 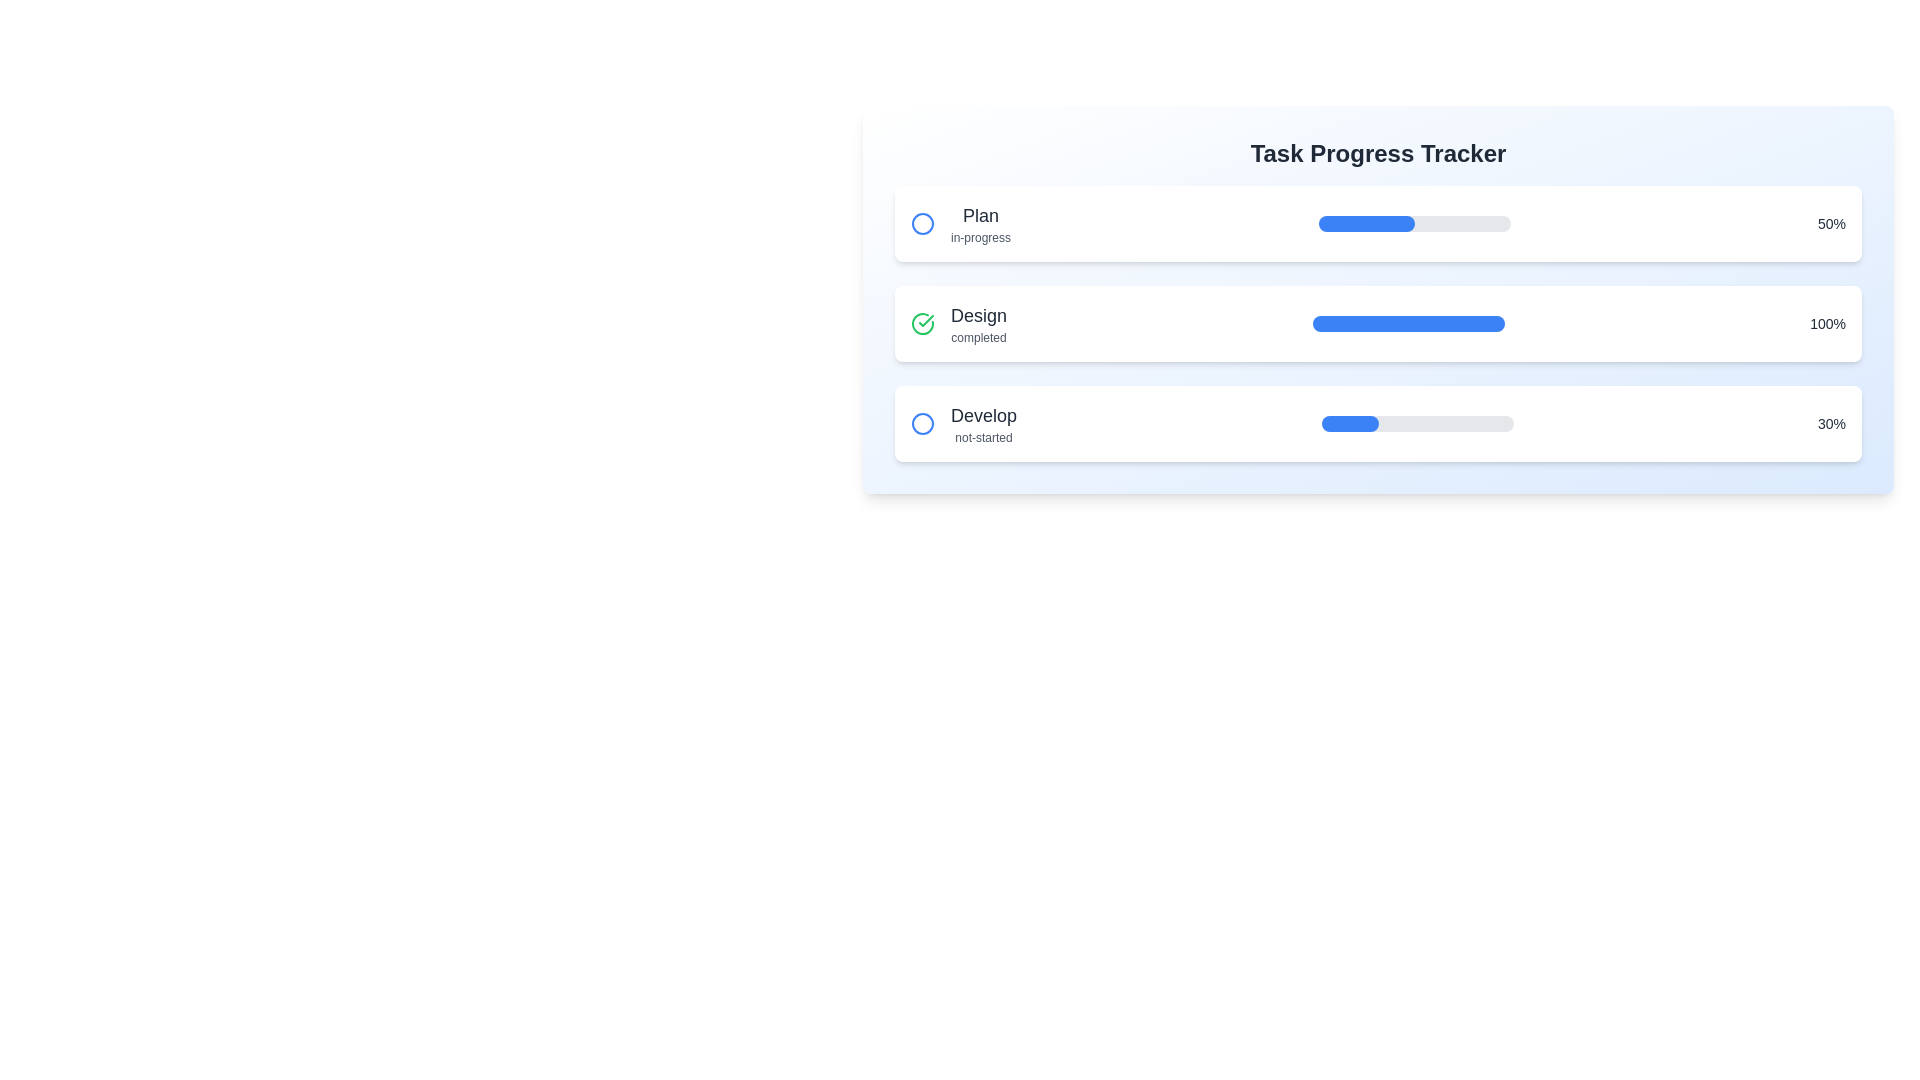 I want to click on the text 'Plan', so click(x=960, y=223).